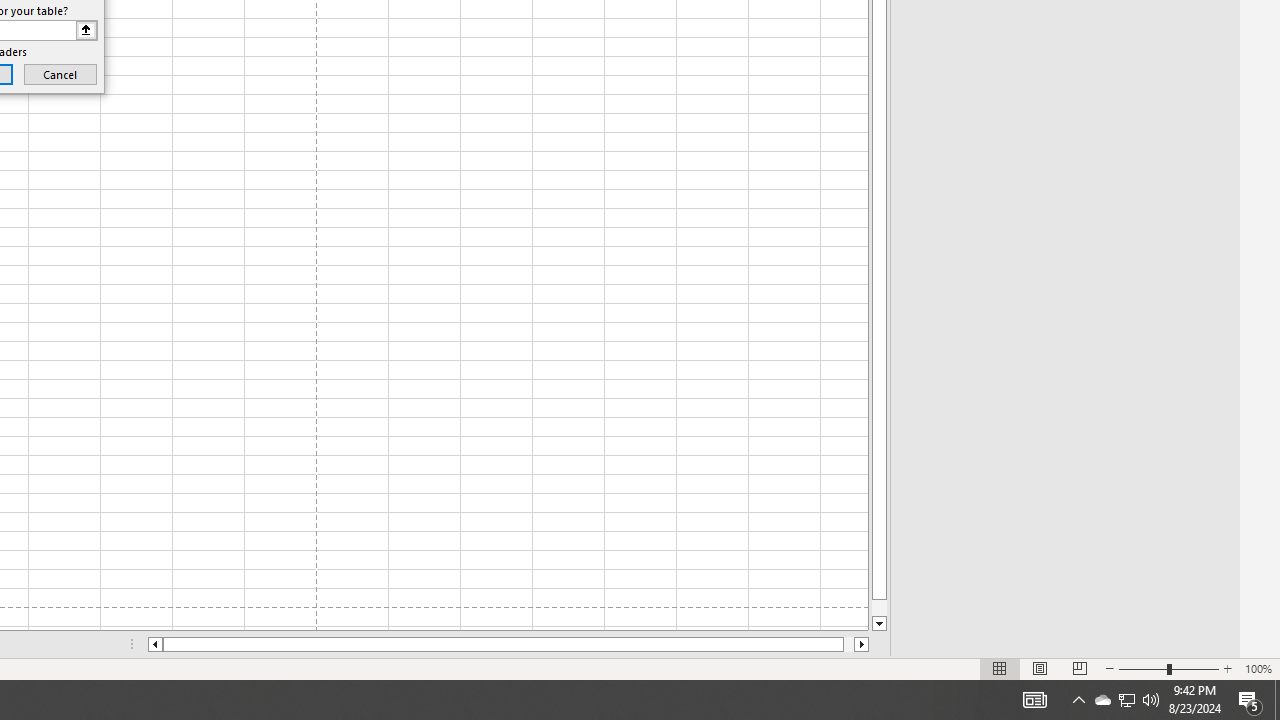 The height and width of the screenshot is (720, 1280). What do you see at coordinates (1168, 669) in the screenshot?
I see `'Zoom'` at bounding box center [1168, 669].